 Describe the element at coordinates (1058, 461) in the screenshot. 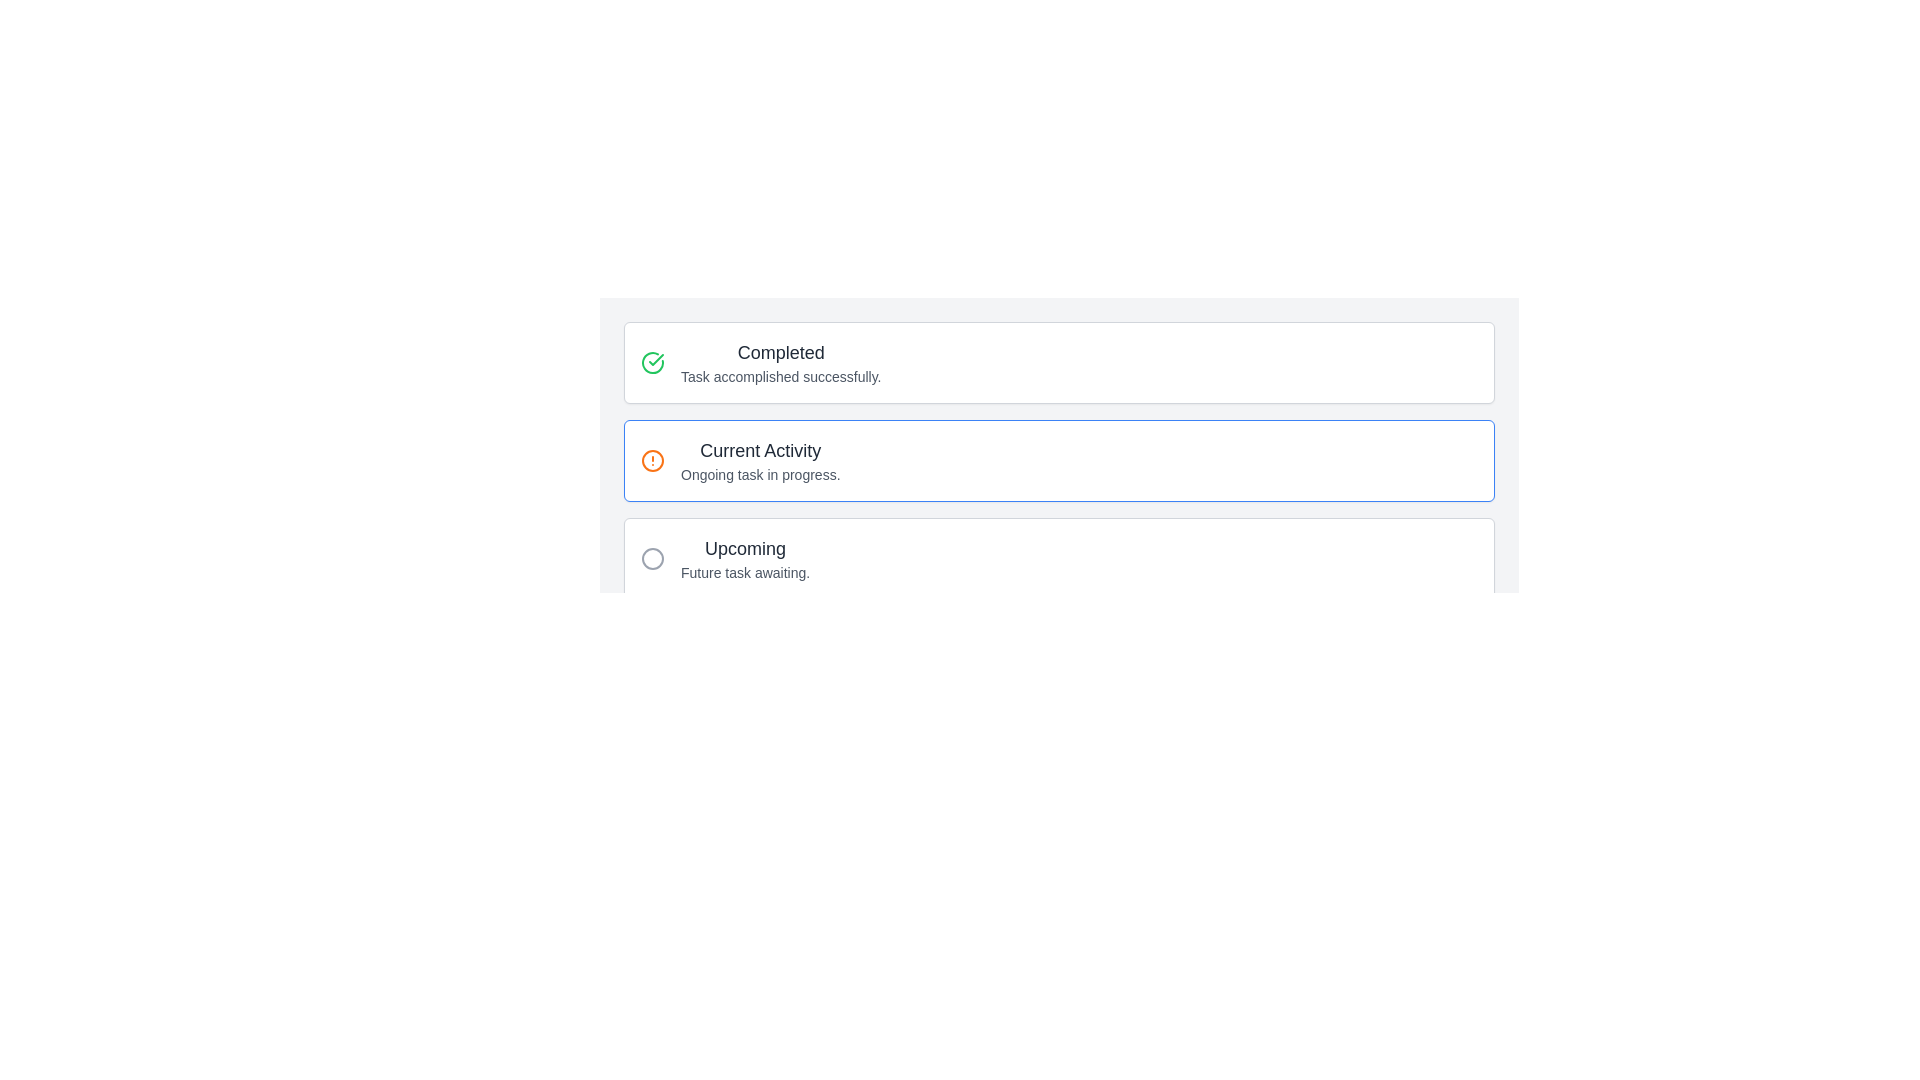

I see `the Informational Card, which is the second item in a vertical list of three cards, located between the 'Completed' and 'Upcoming' cards` at that location.